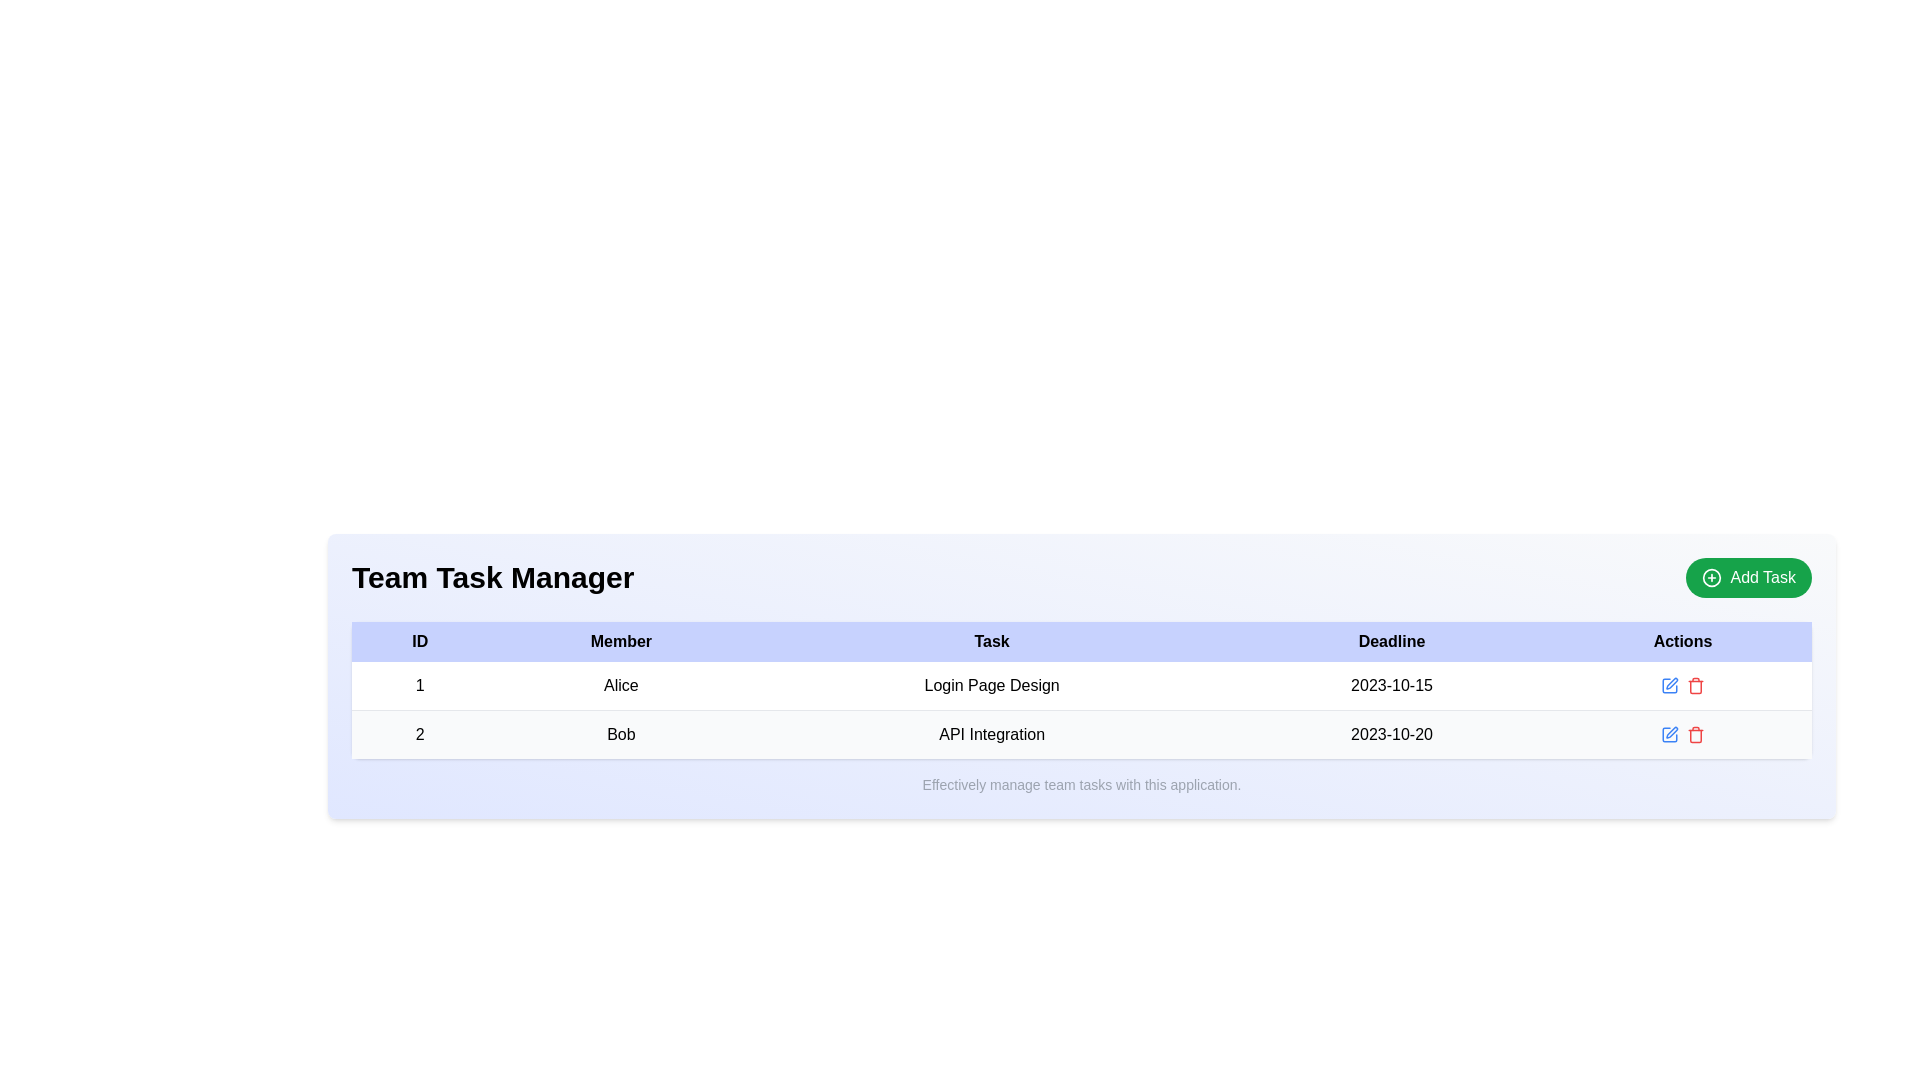  What do you see at coordinates (620, 685) in the screenshot?
I see `the Text Label displaying 'Alice' in the second column of the first row in a table layout` at bounding box center [620, 685].